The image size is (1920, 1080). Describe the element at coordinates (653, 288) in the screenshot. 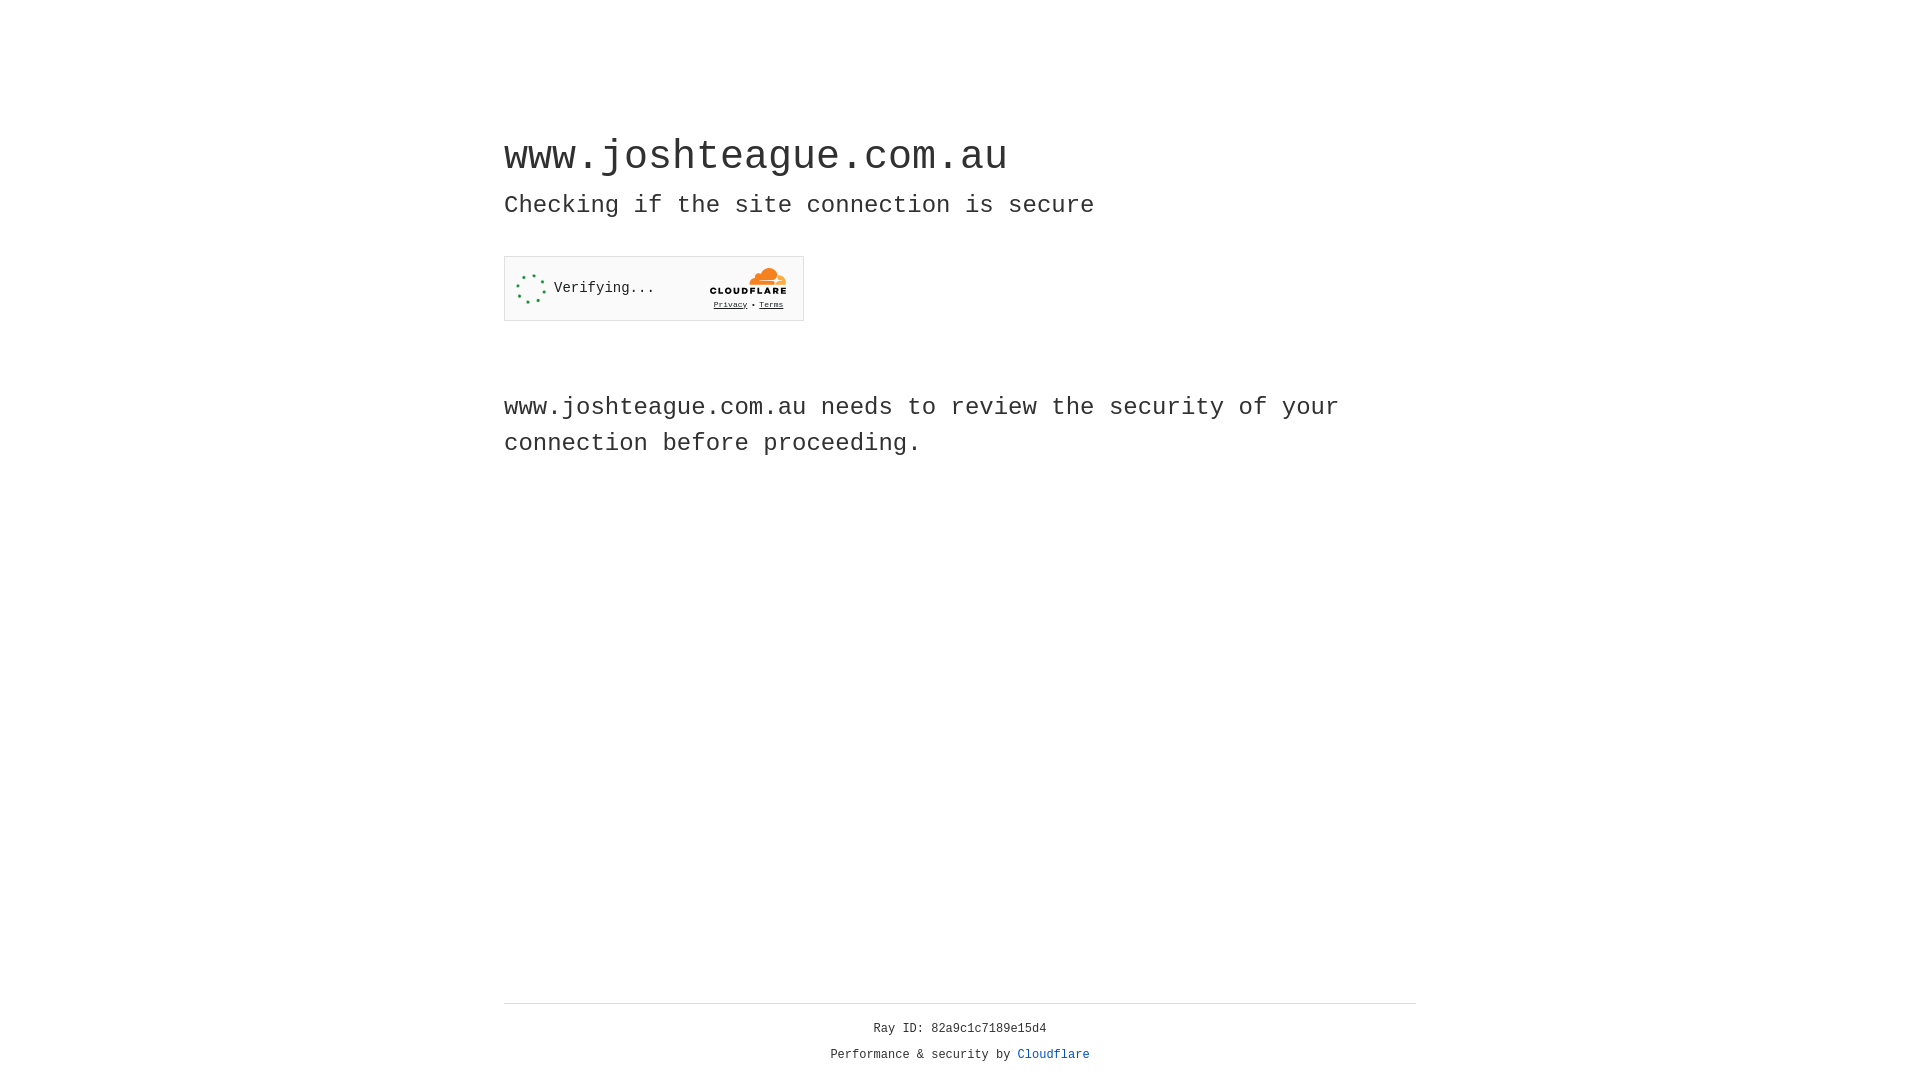

I see `'Widget containing a Cloudflare security challenge'` at that location.